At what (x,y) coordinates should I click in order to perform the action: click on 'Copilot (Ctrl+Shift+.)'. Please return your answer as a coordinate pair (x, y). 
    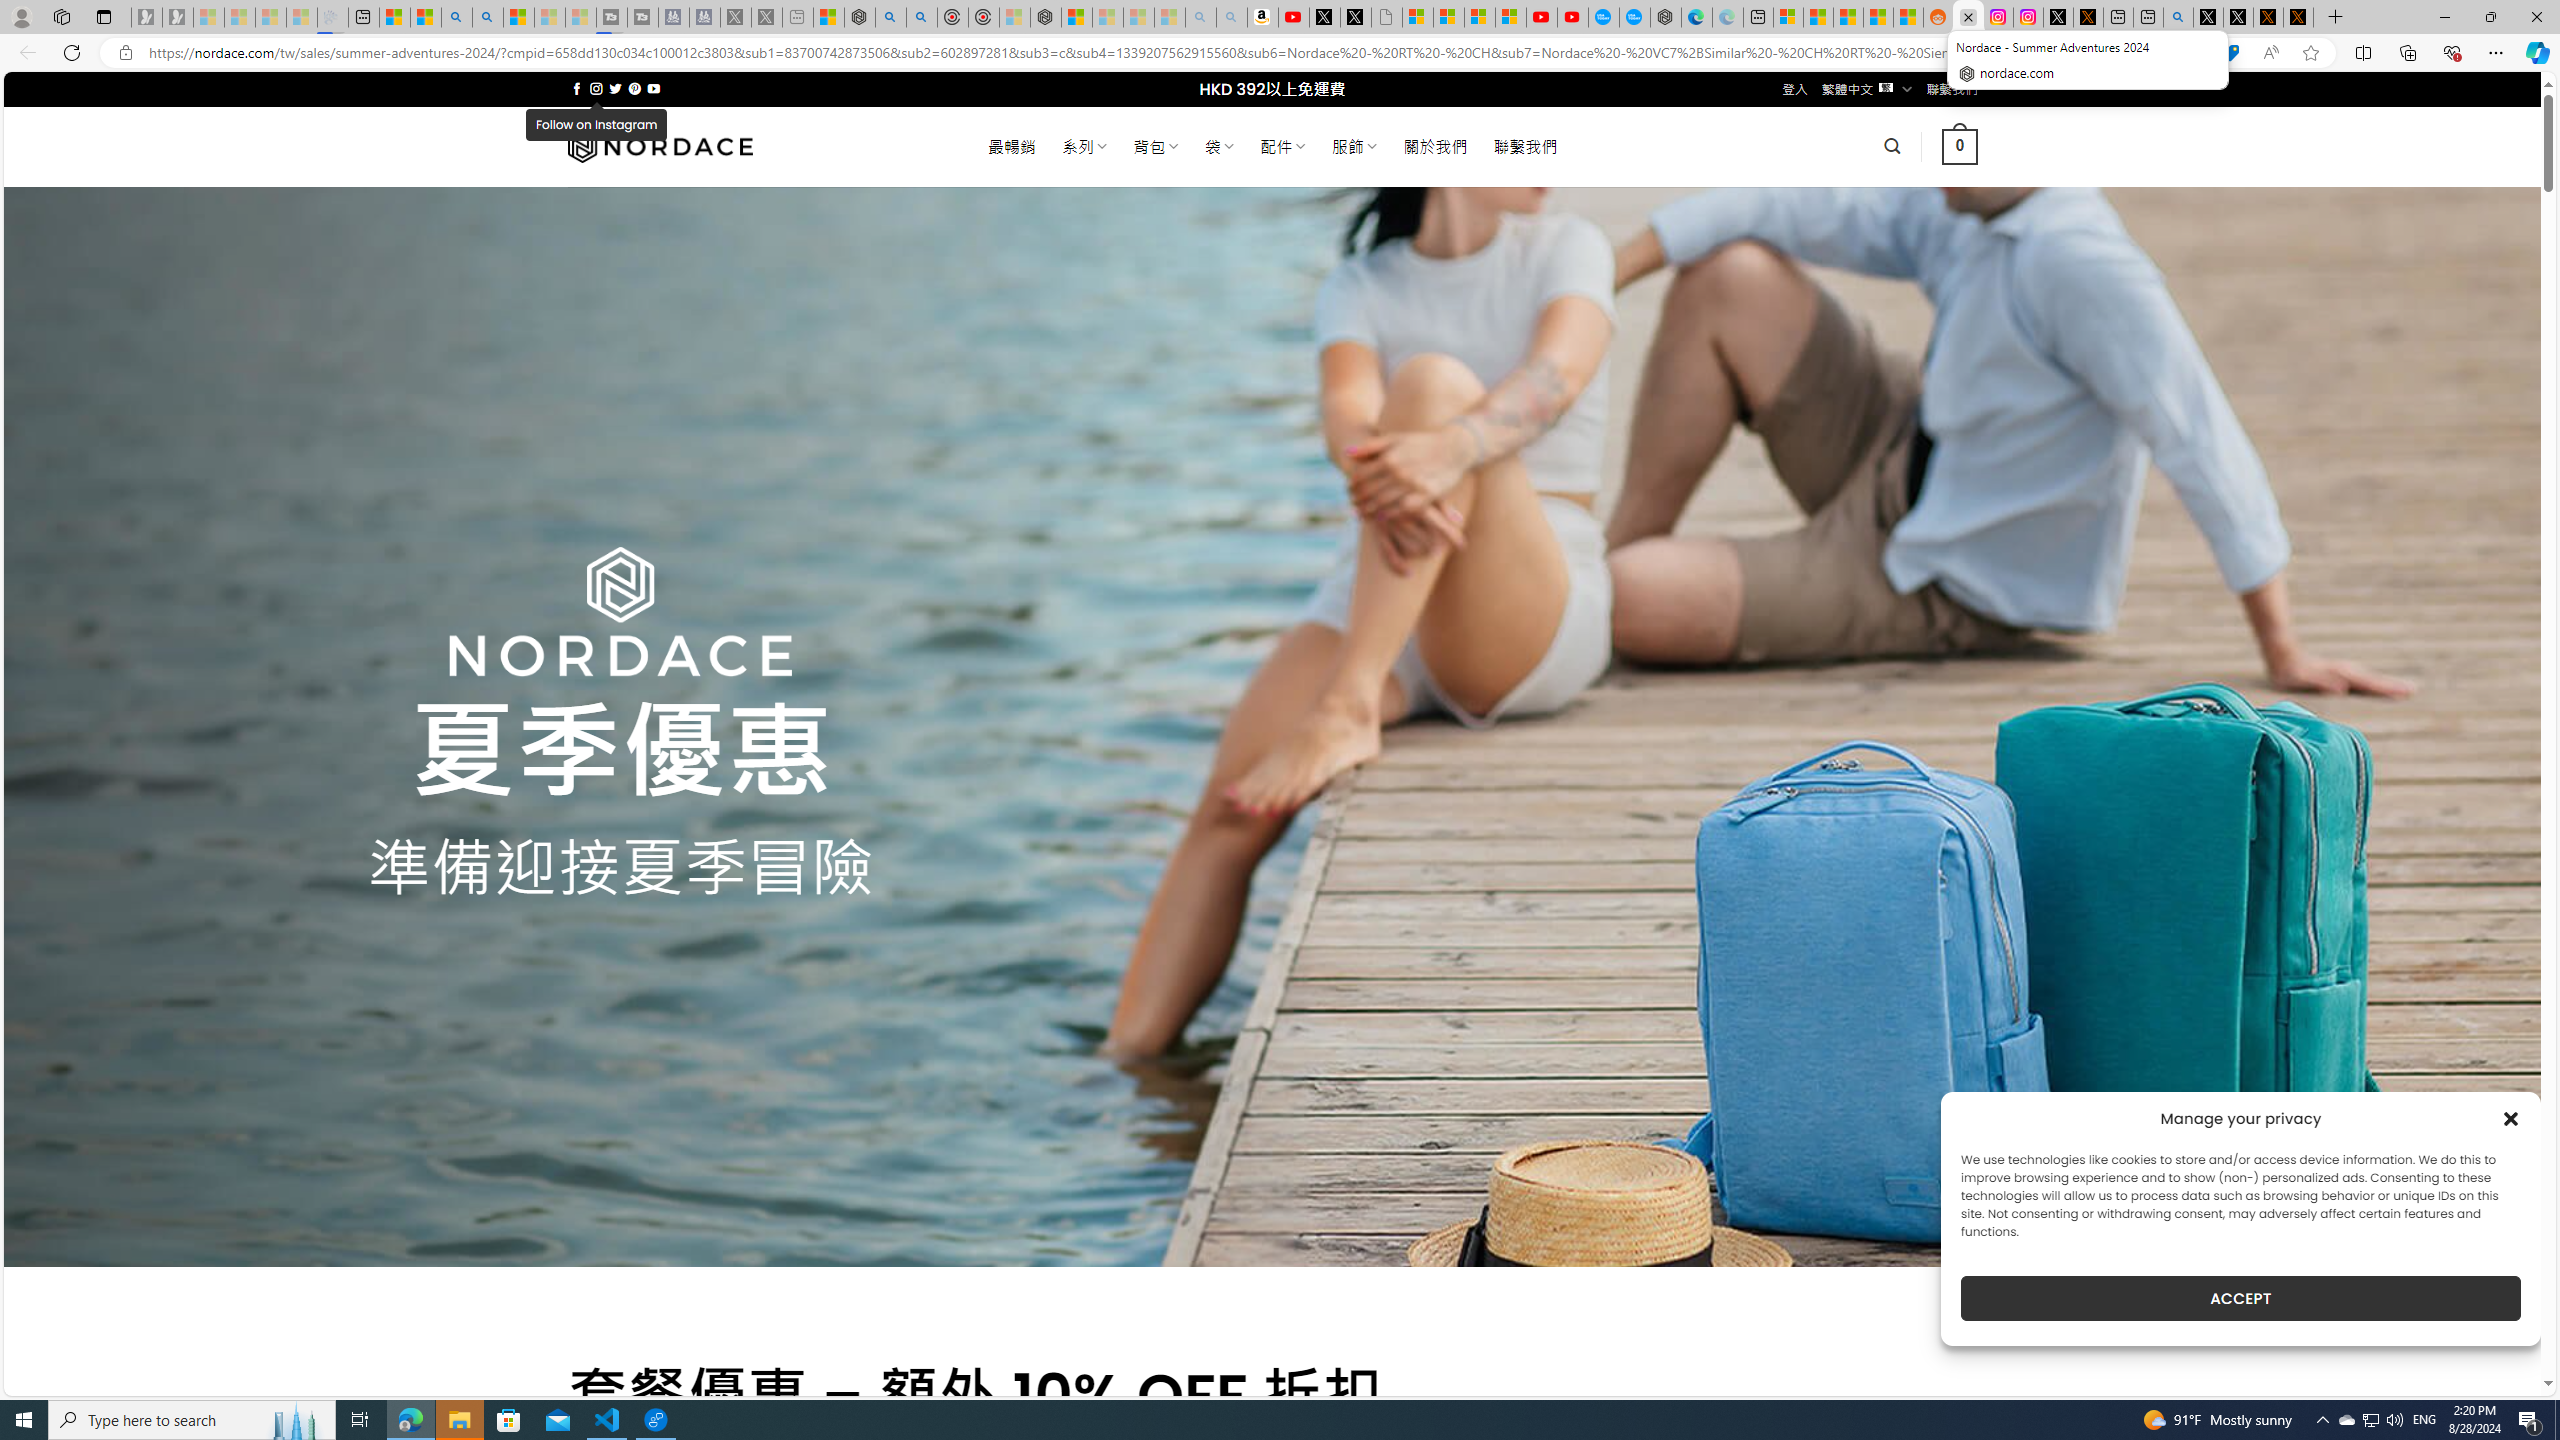
    Looking at the image, I should click on (2535, 51).